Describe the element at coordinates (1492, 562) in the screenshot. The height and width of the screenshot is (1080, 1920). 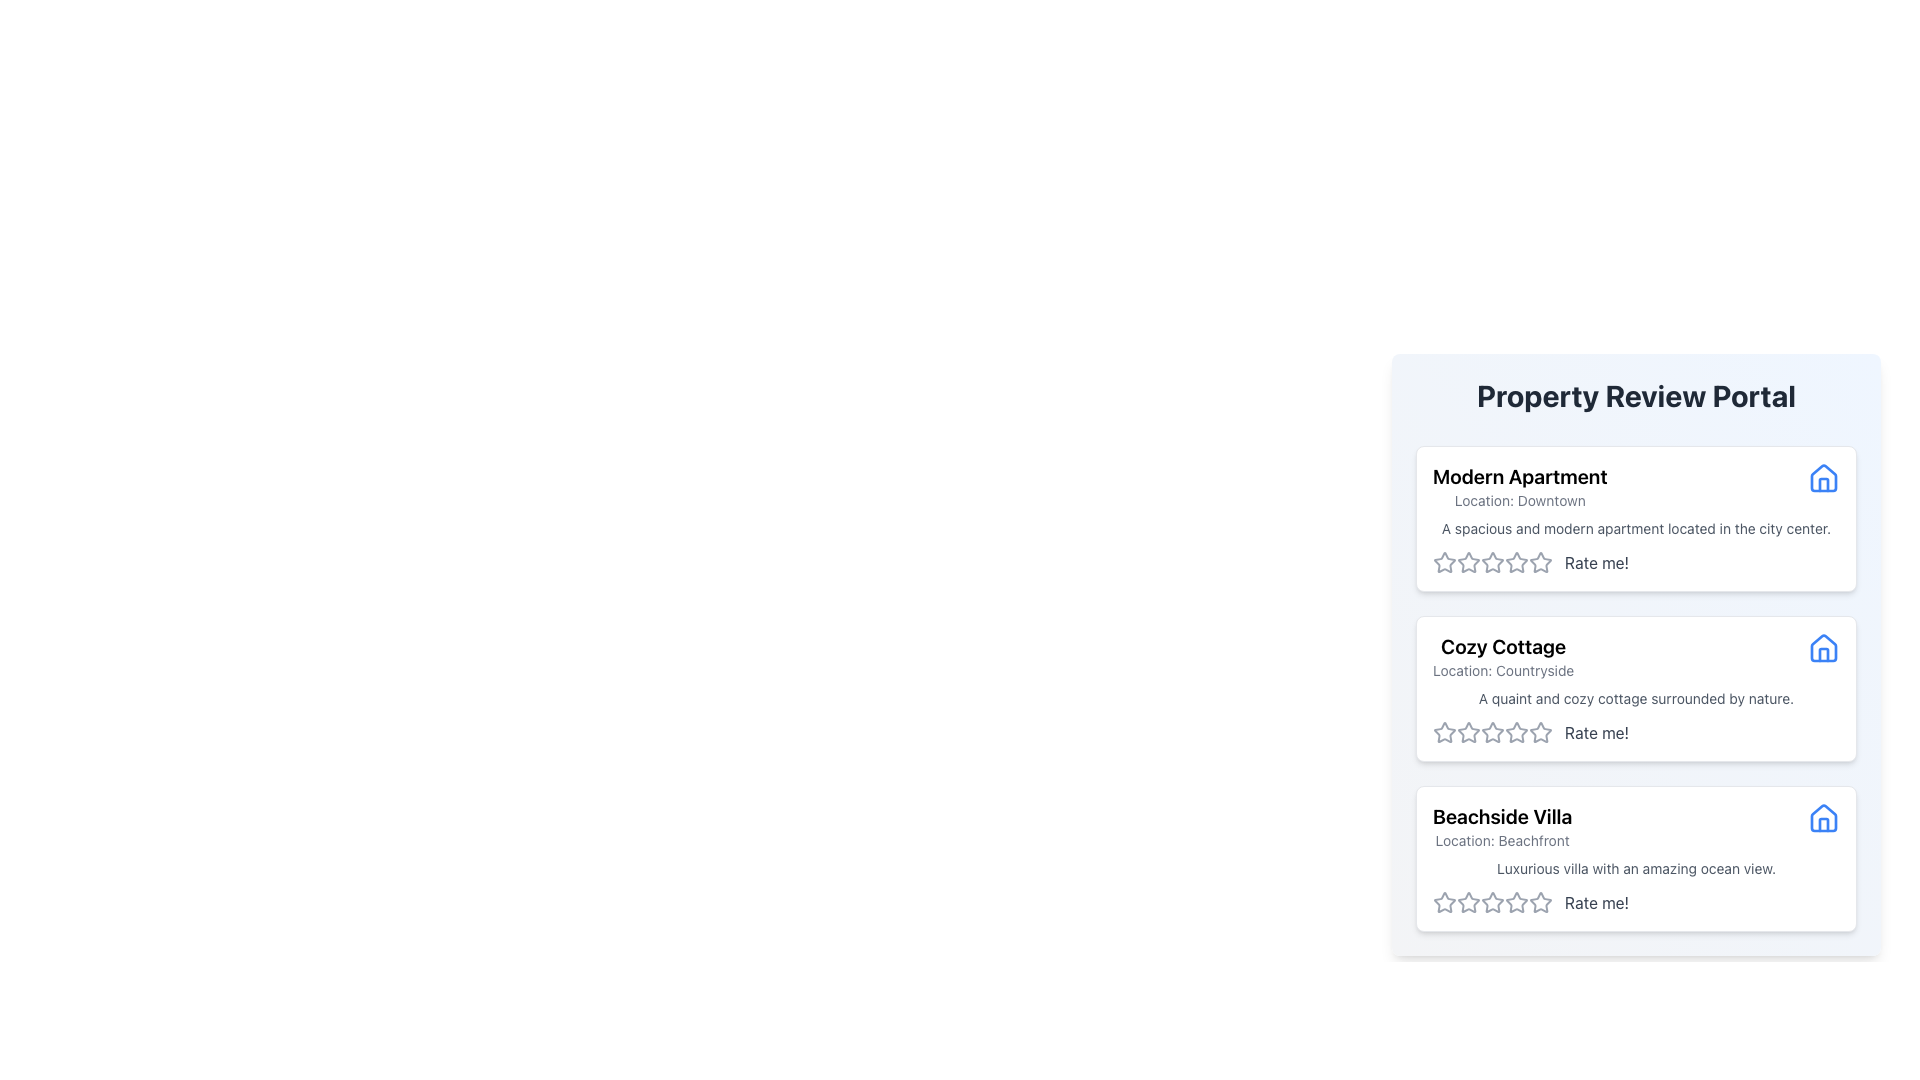
I see `the second star icon in the rating control, which is styled in gray and has a hollow center` at that location.